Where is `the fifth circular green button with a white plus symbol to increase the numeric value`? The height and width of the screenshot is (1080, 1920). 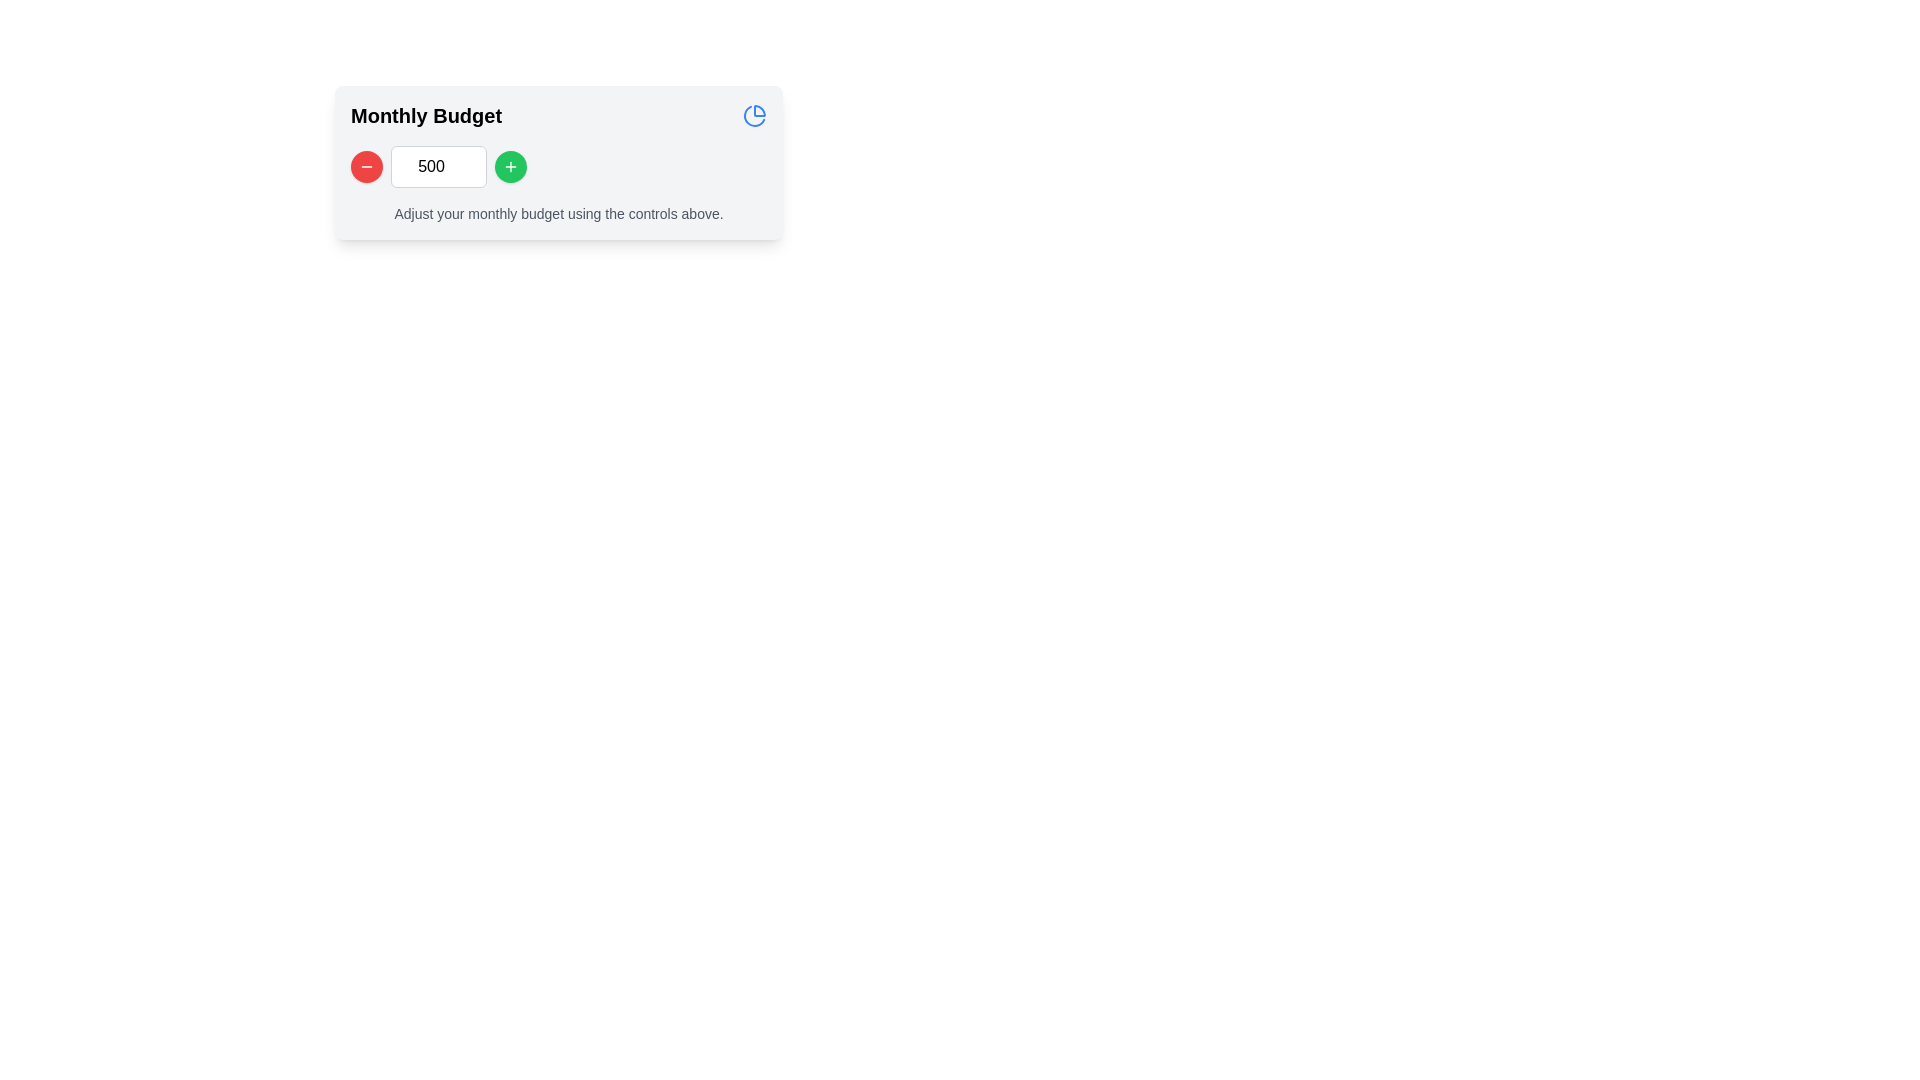 the fifth circular green button with a white plus symbol to increase the numeric value is located at coordinates (510, 165).